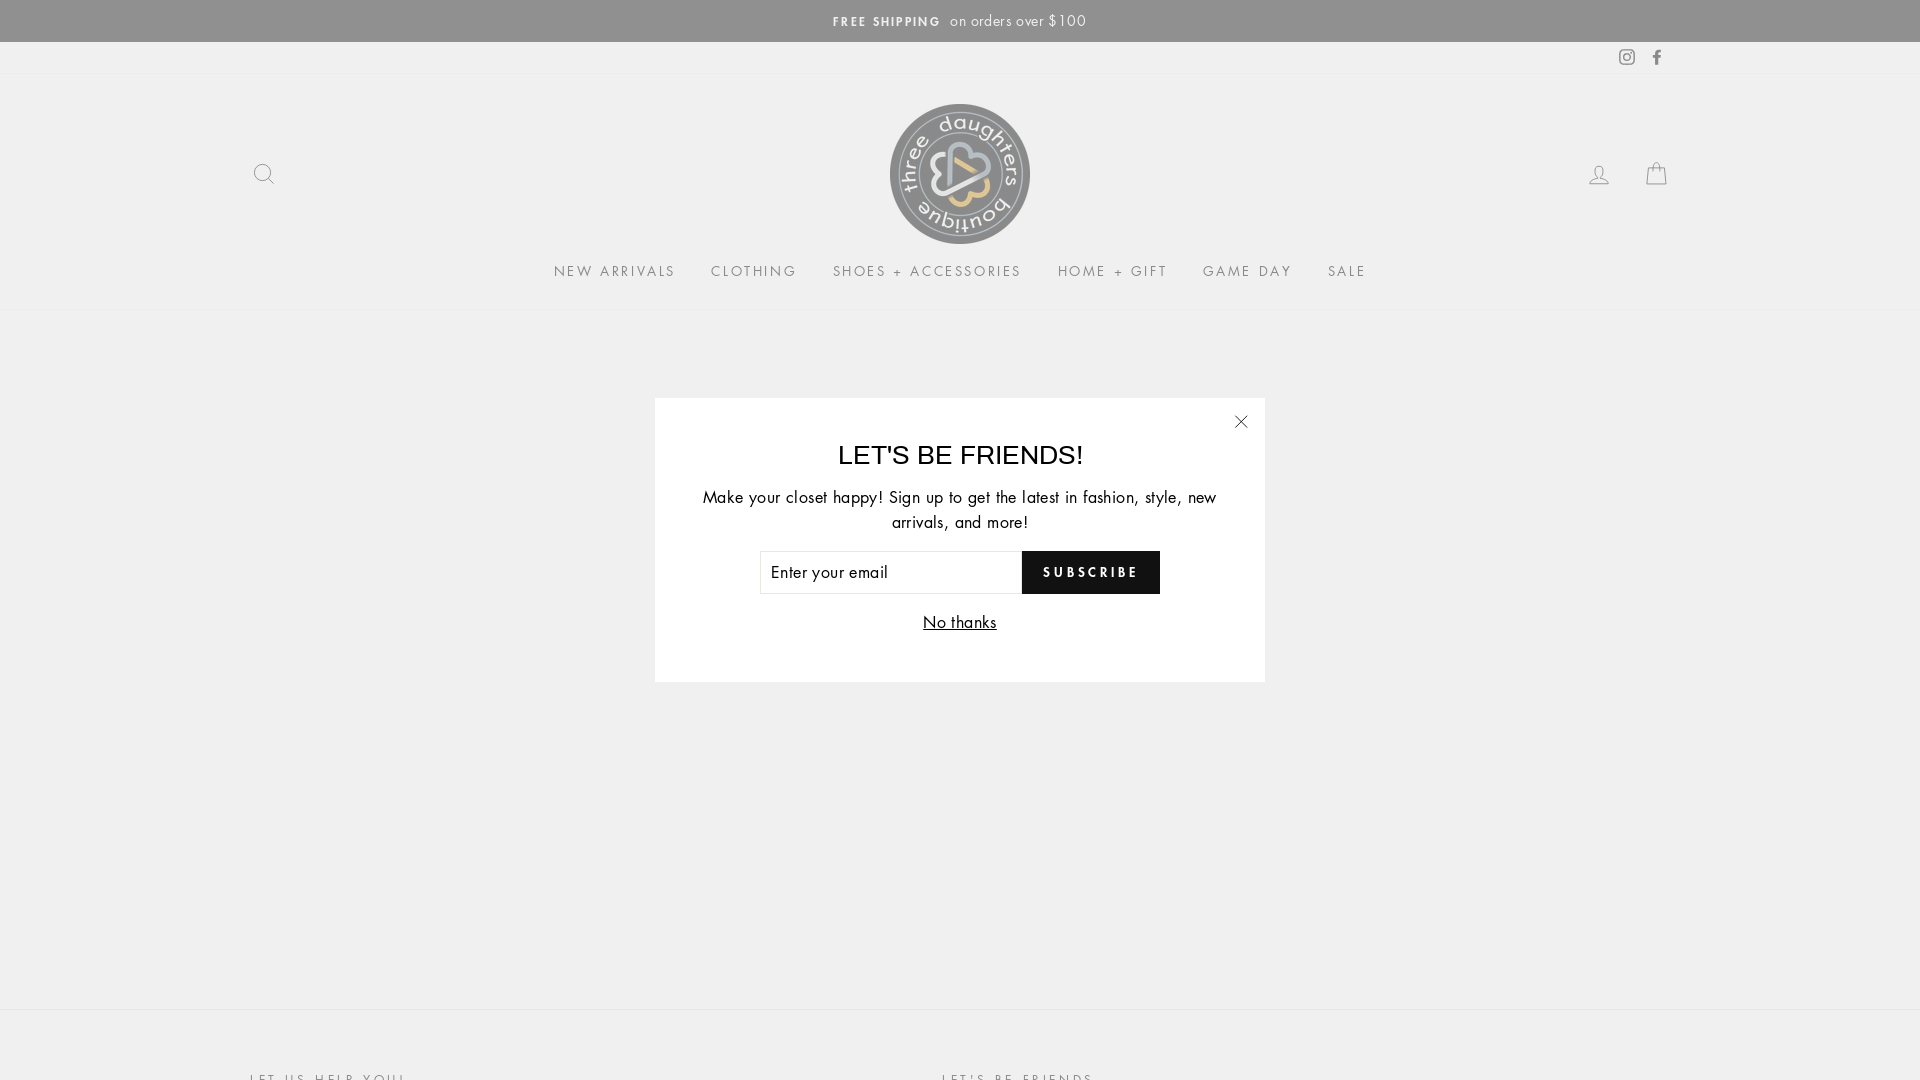 This screenshot has width=1920, height=1080. I want to click on 'GAME DAY', so click(1247, 272).